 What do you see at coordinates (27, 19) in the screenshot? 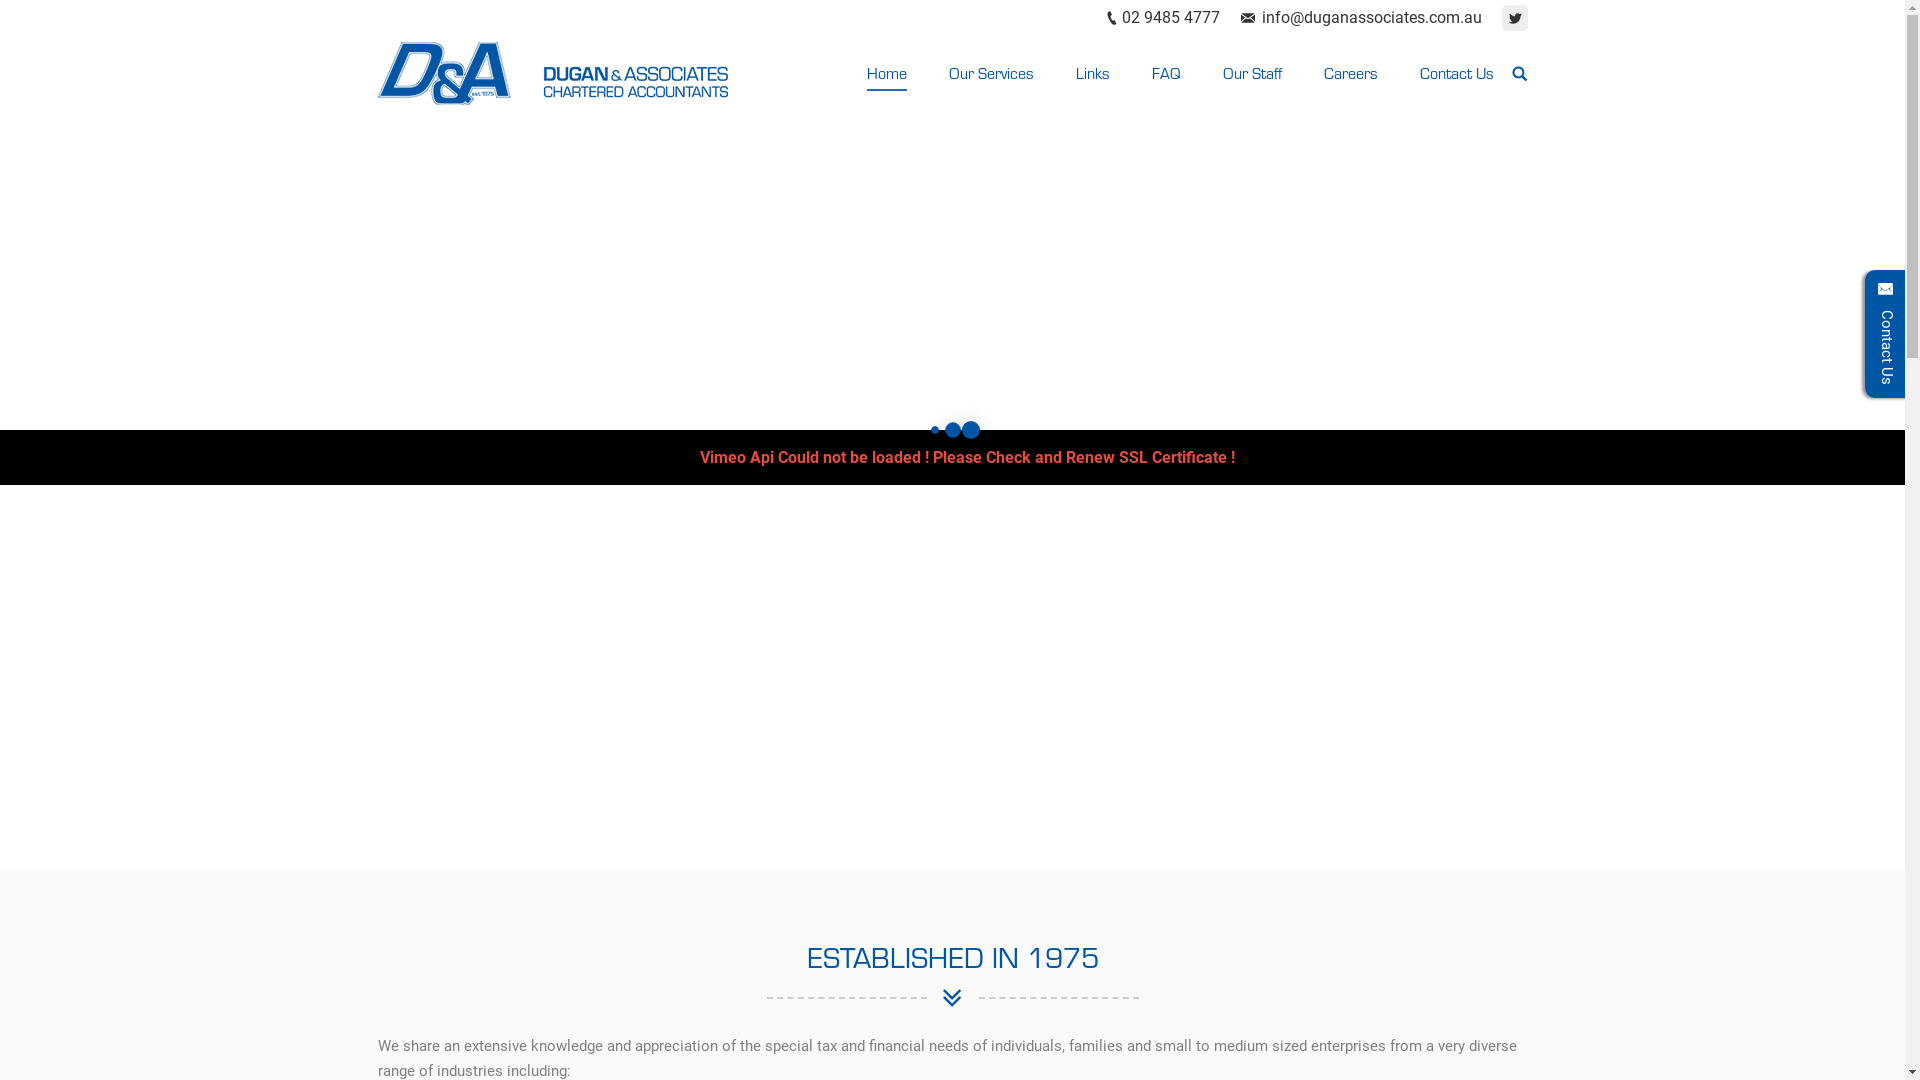
I see `'Go!'` at bounding box center [27, 19].